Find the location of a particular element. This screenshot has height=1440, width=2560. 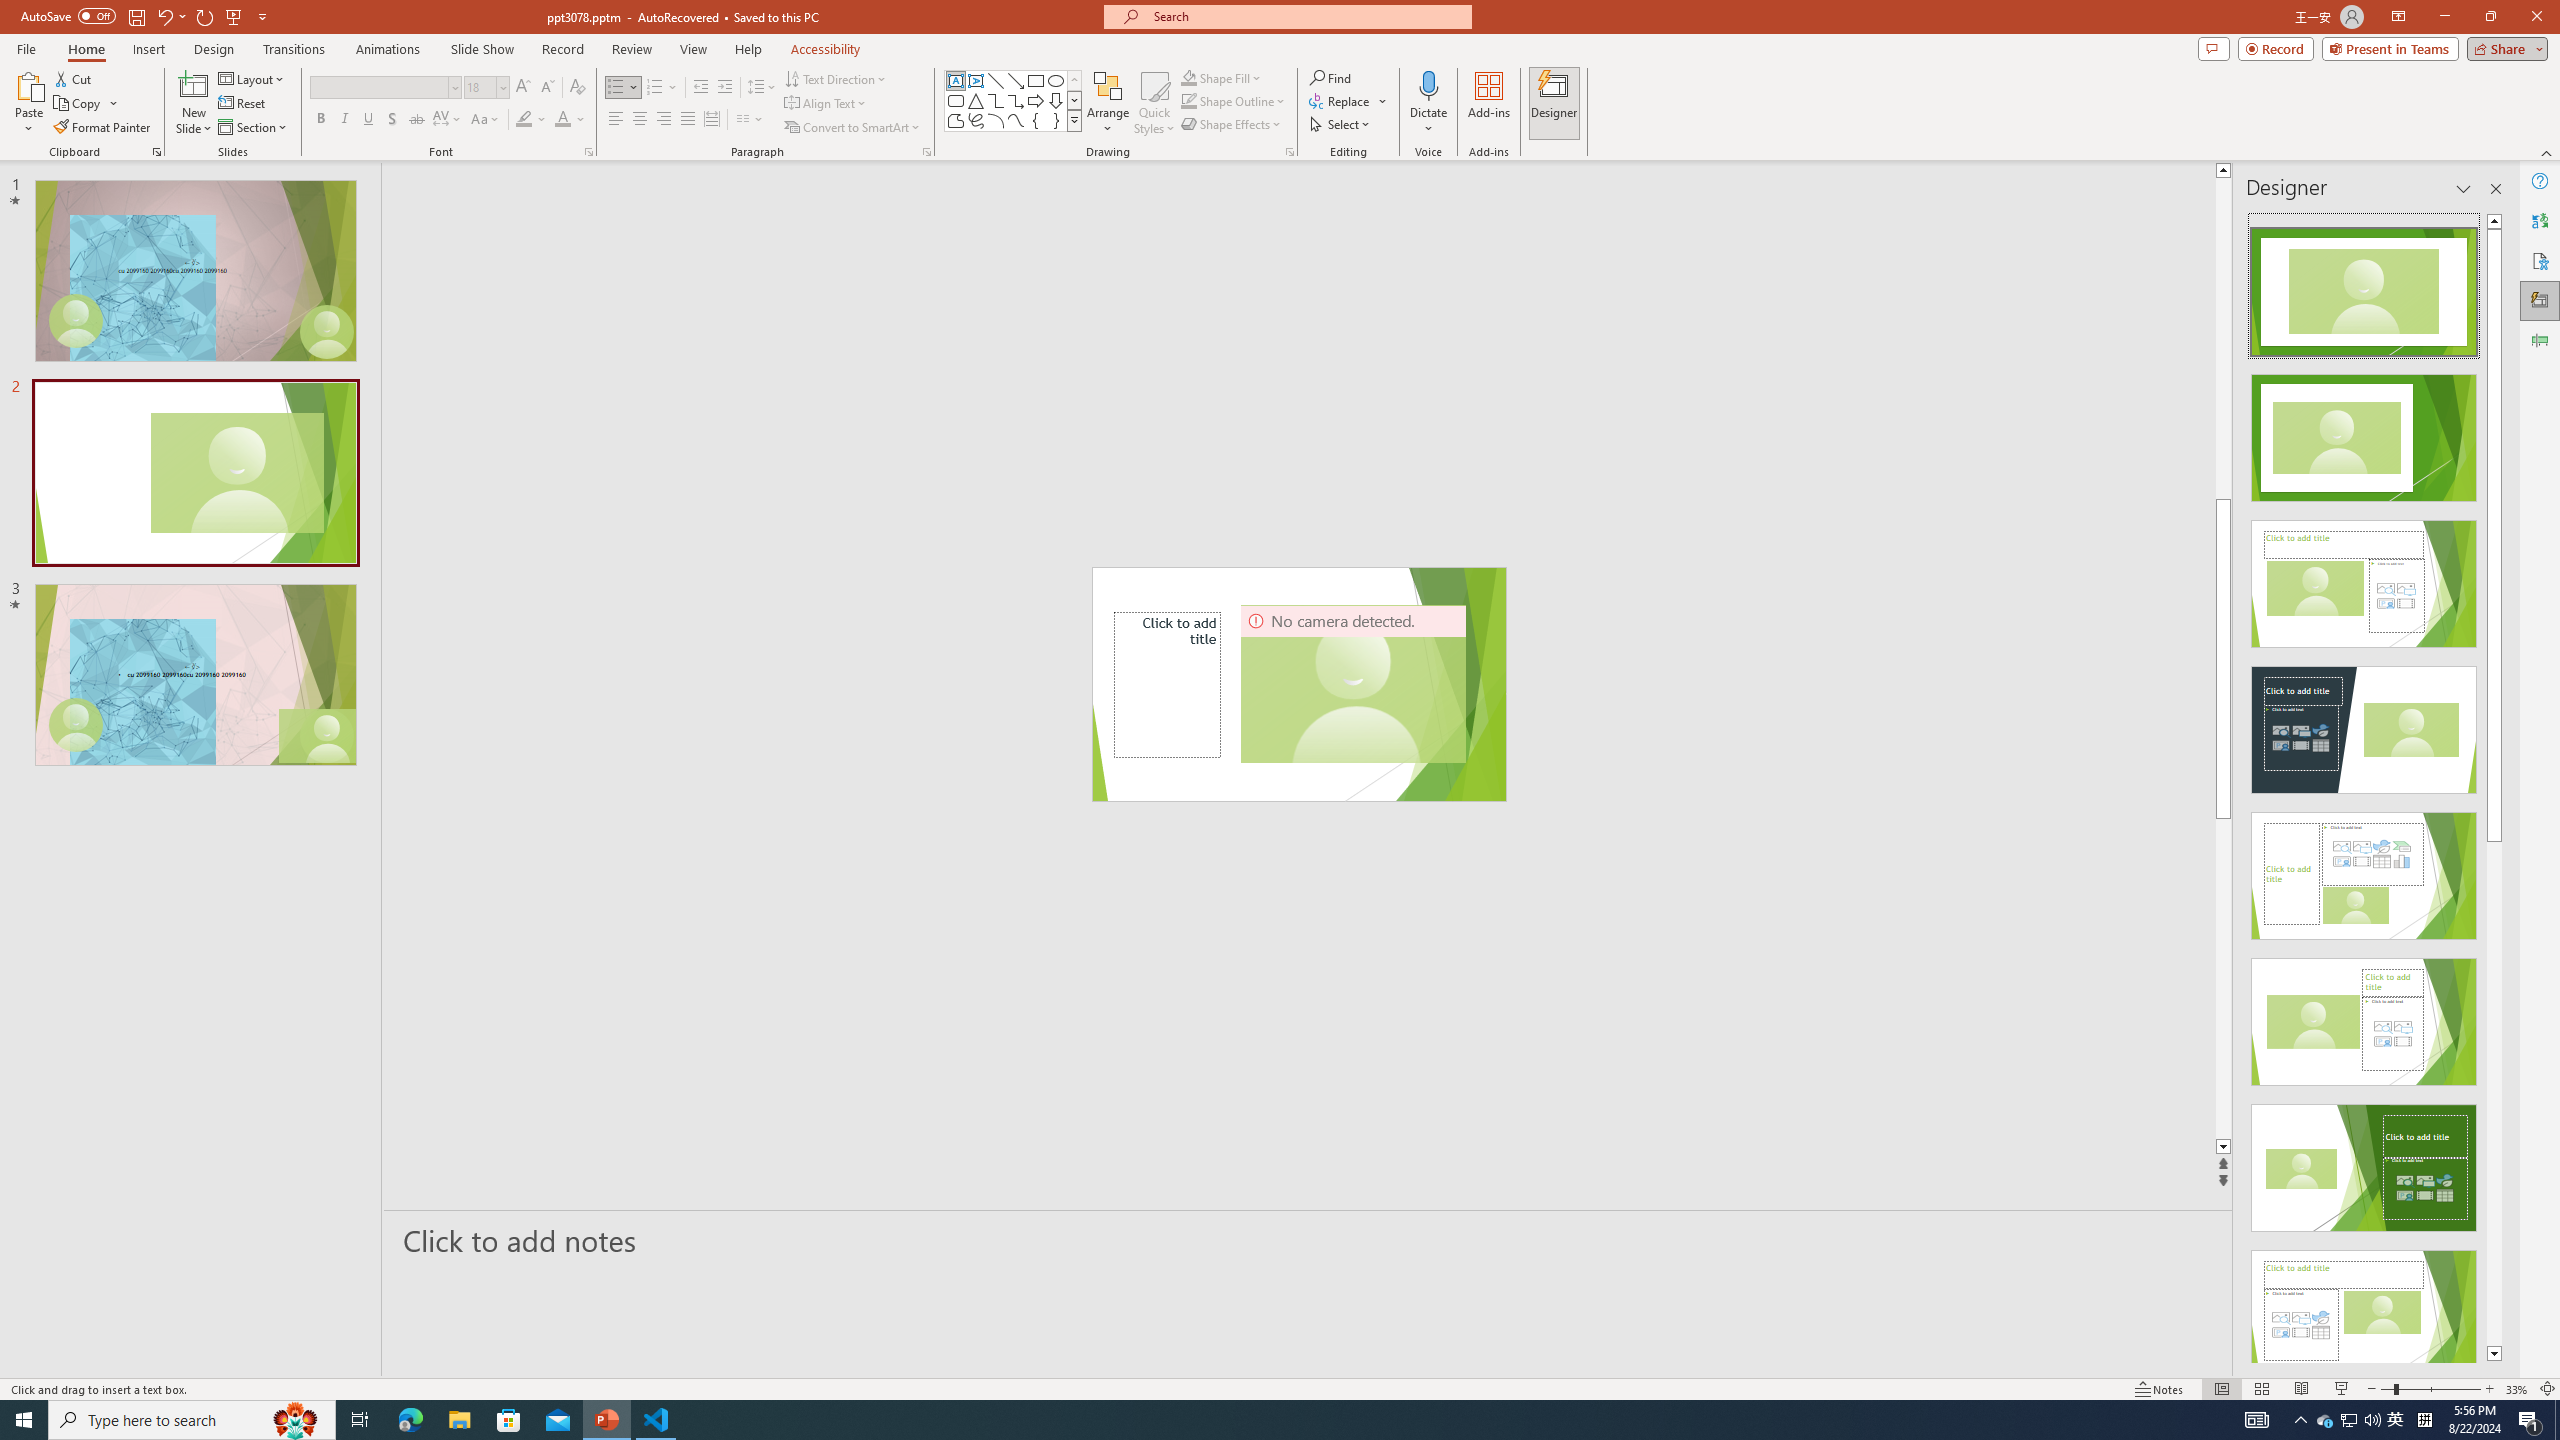

'Slide Notes' is located at coordinates (1308, 1240).